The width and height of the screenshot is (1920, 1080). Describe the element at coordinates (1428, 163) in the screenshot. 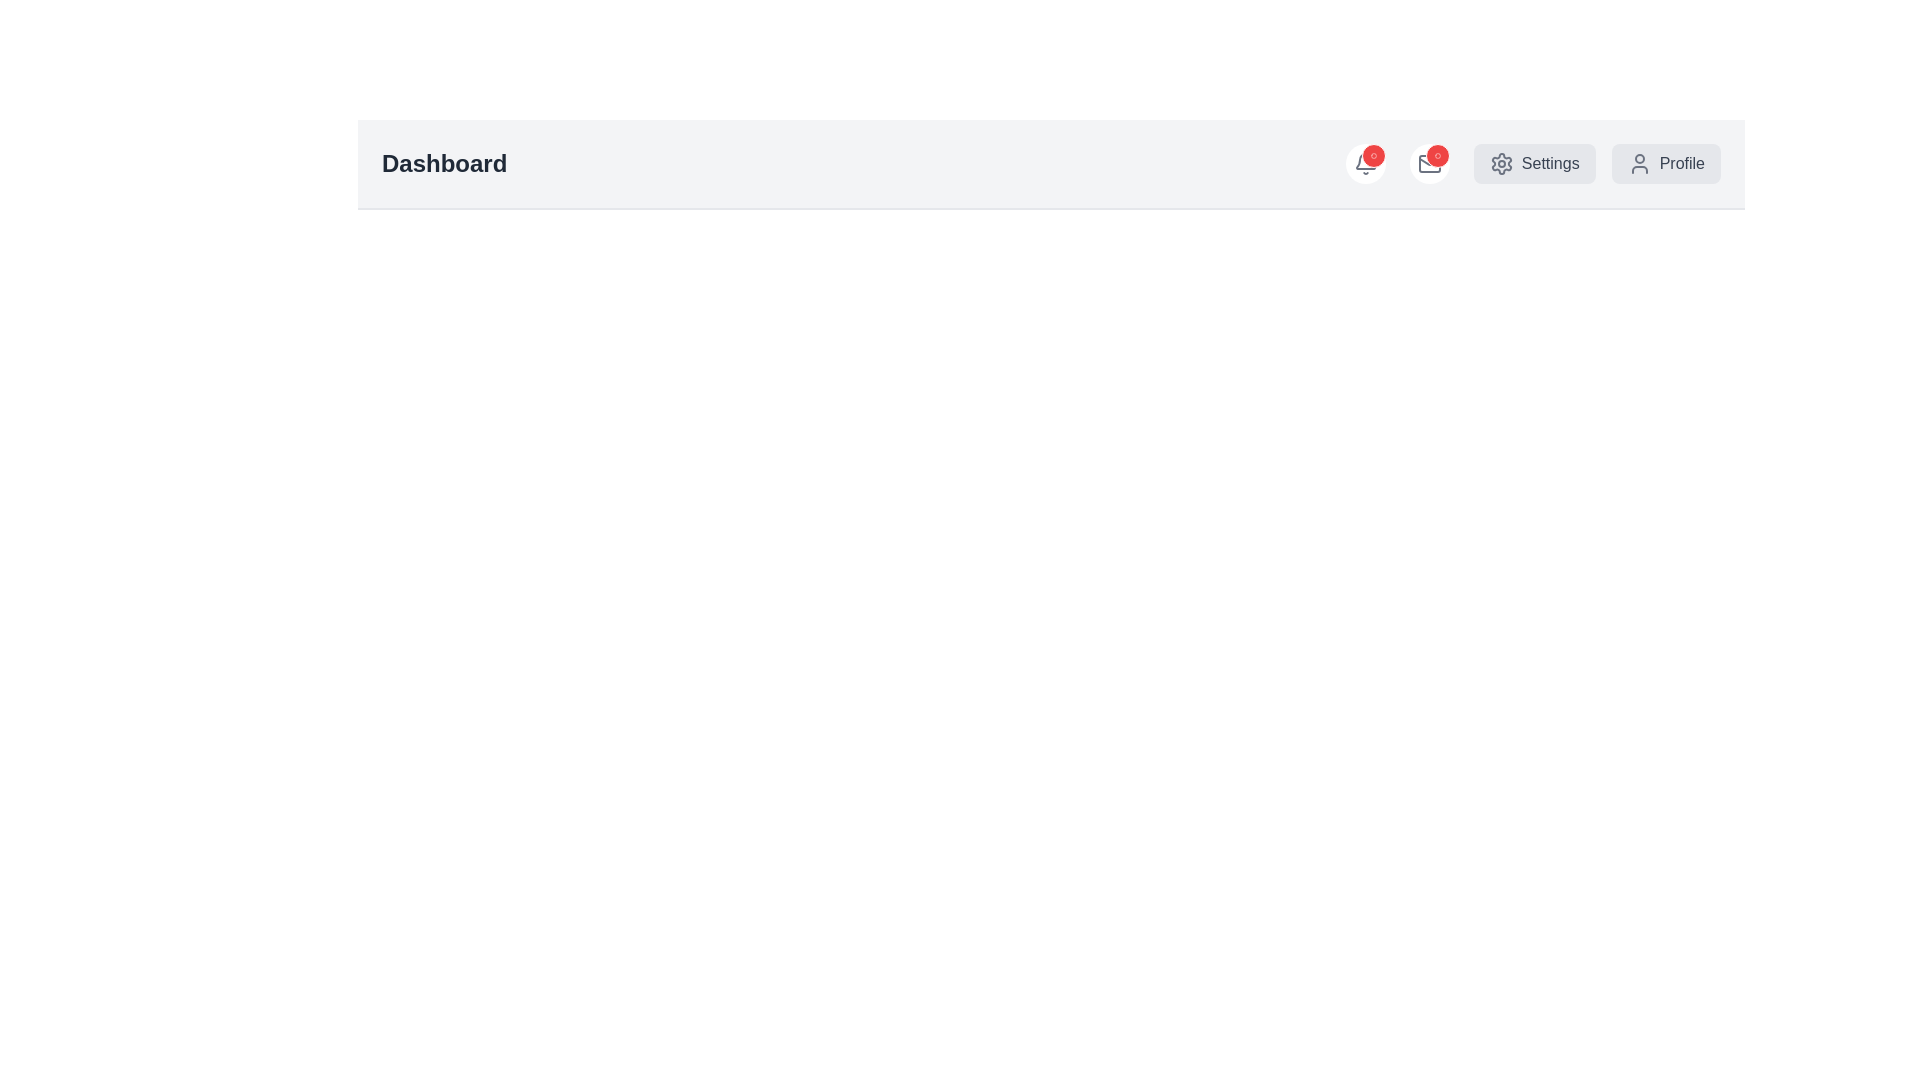

I see `the minimalist gray outlined envelope icon with a badge showing '2' in red, located in the top-right of the interface` at that location.